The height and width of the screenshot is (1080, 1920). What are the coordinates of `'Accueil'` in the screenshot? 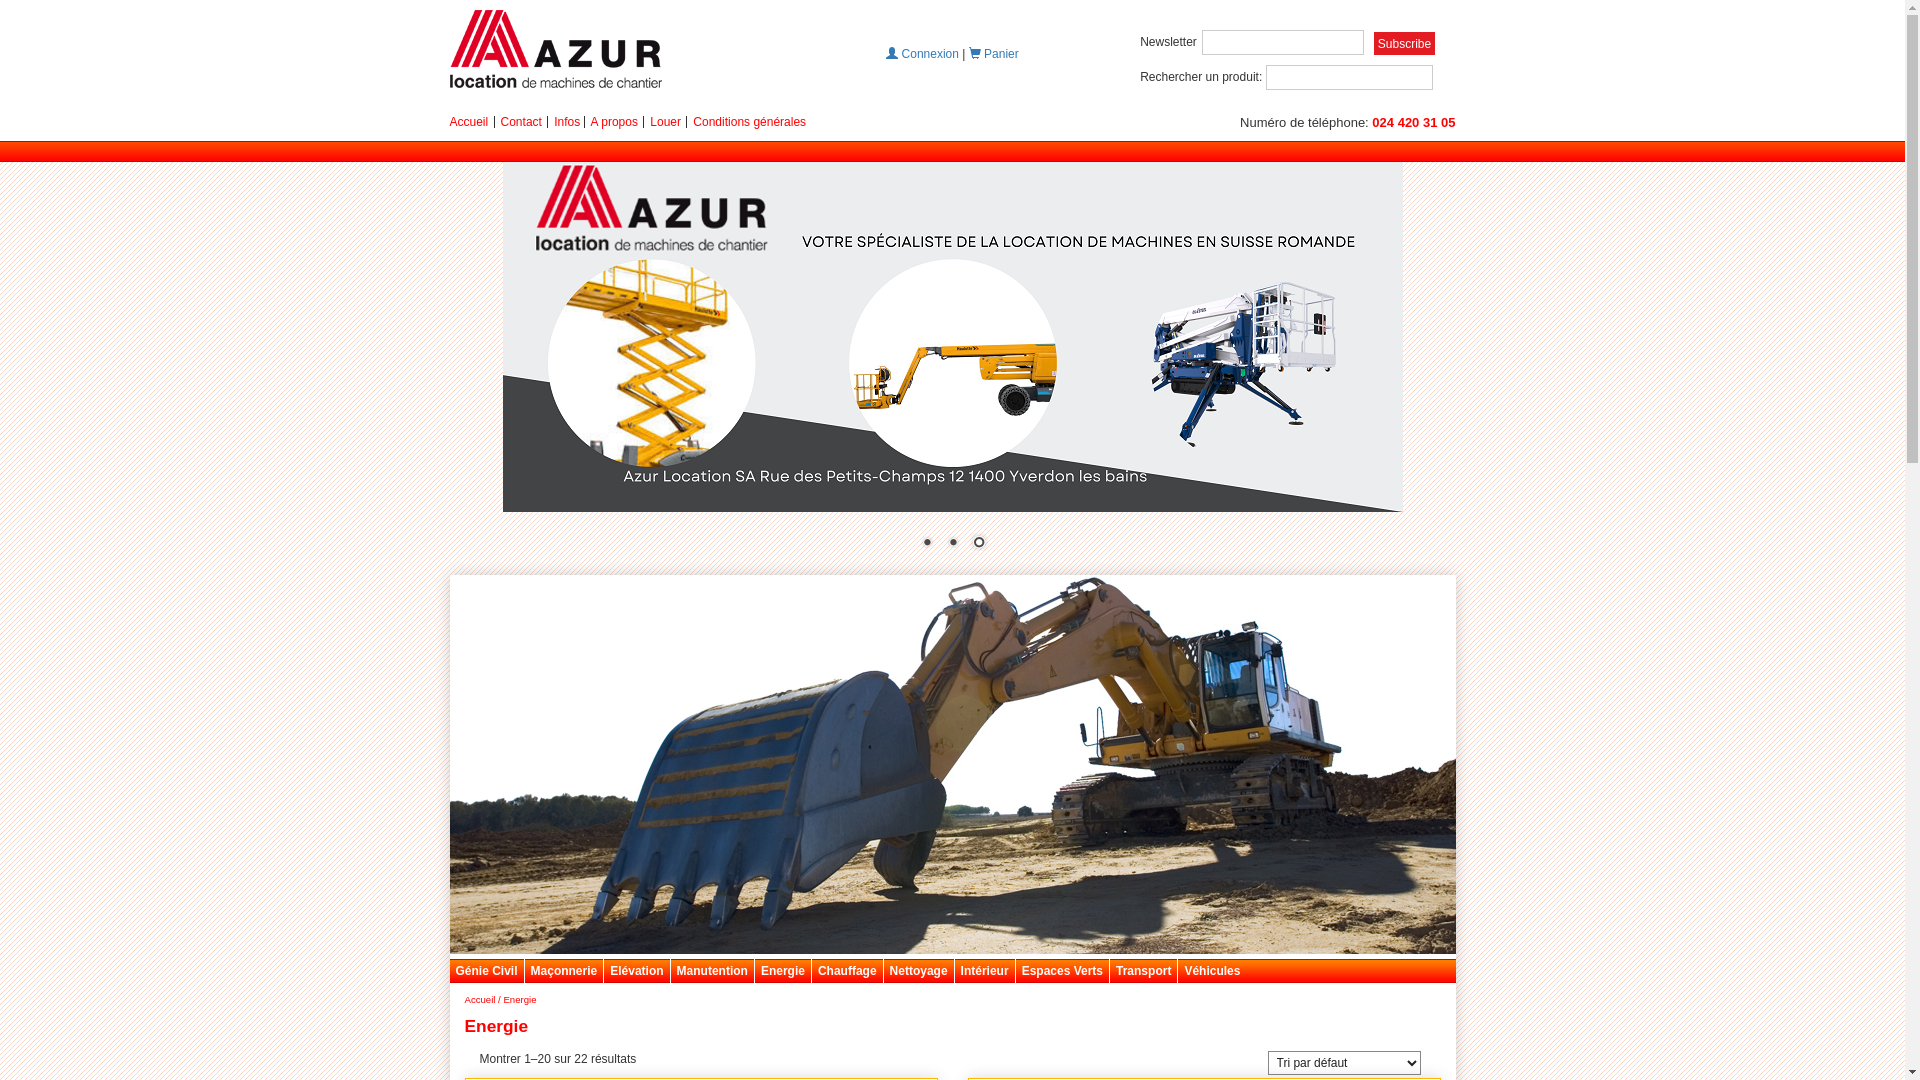 It's located at (468, 122).